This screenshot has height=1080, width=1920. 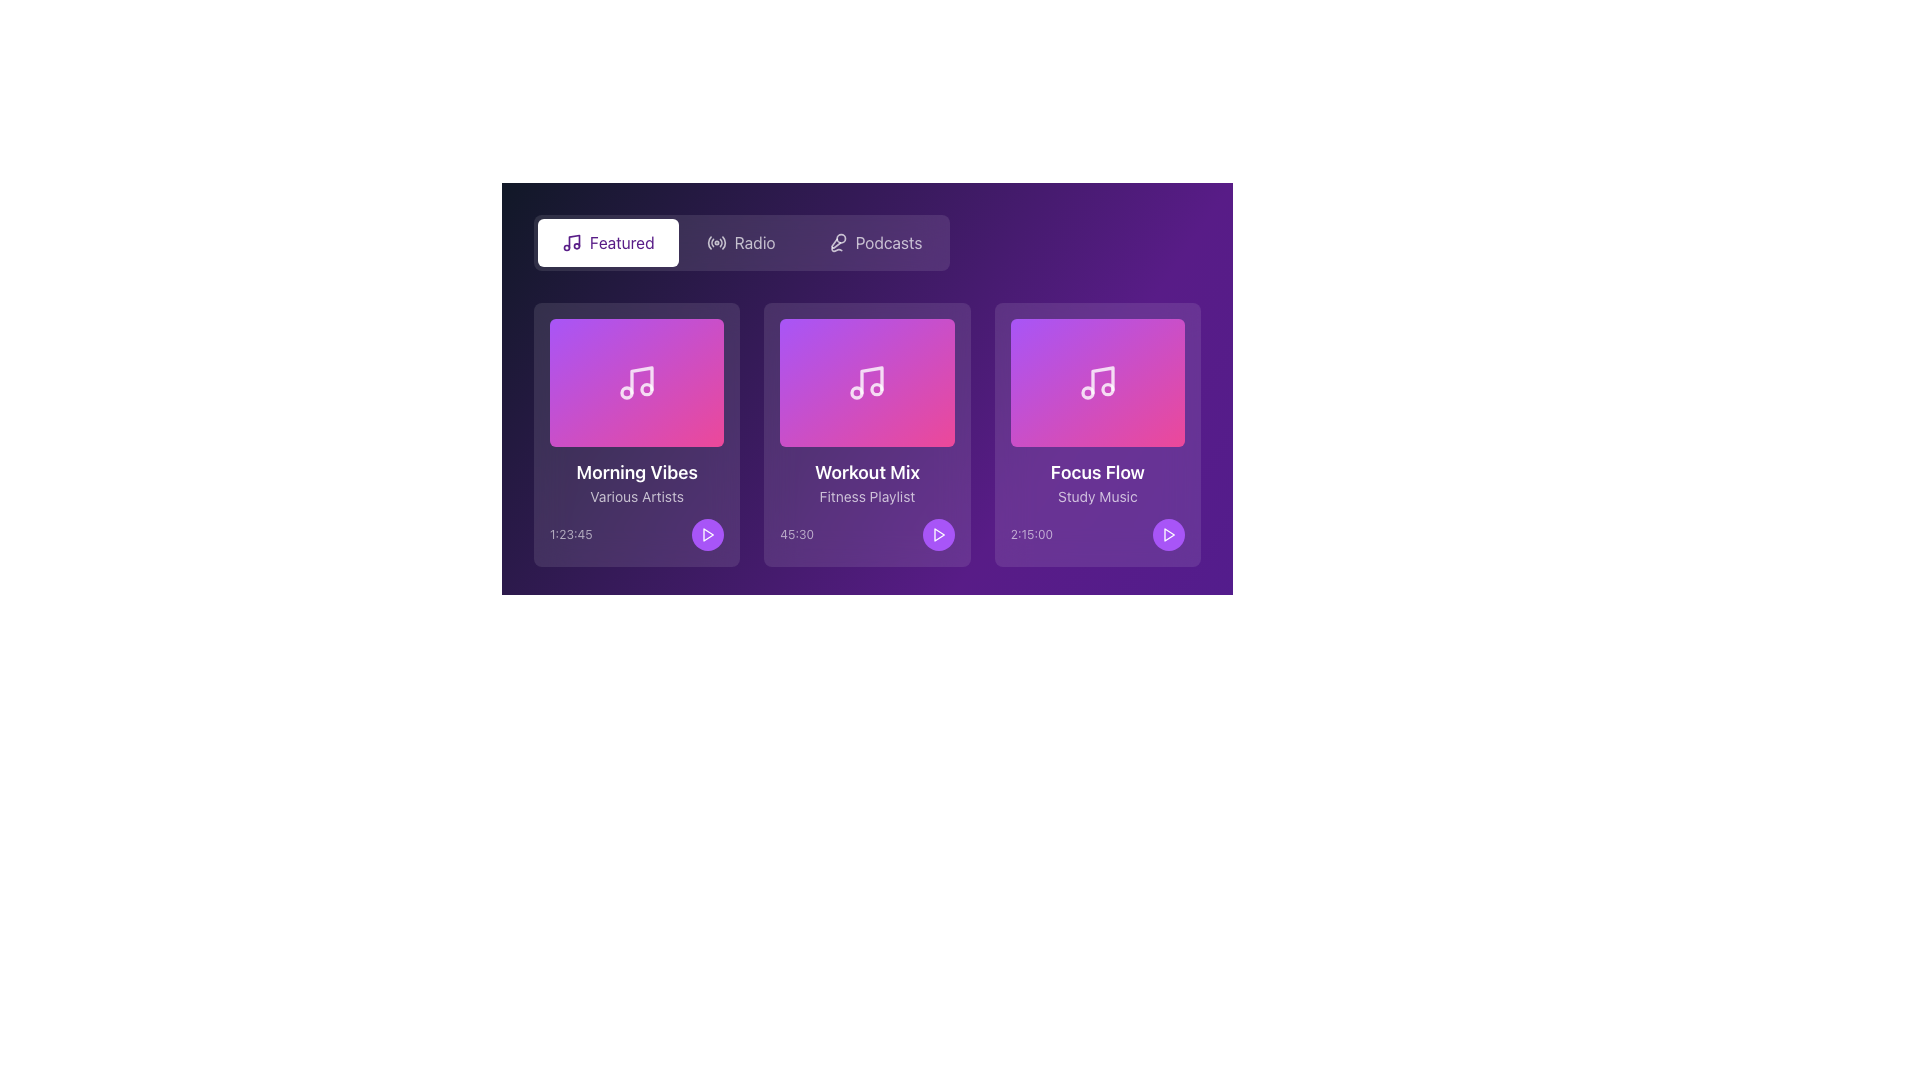 What do you see at coordinates (877, 389) in the screenshot?
I see `the small circular decorative element located to the right of the music note symbol in the 'Workout Mix' card` at bounding box center [877, 389].